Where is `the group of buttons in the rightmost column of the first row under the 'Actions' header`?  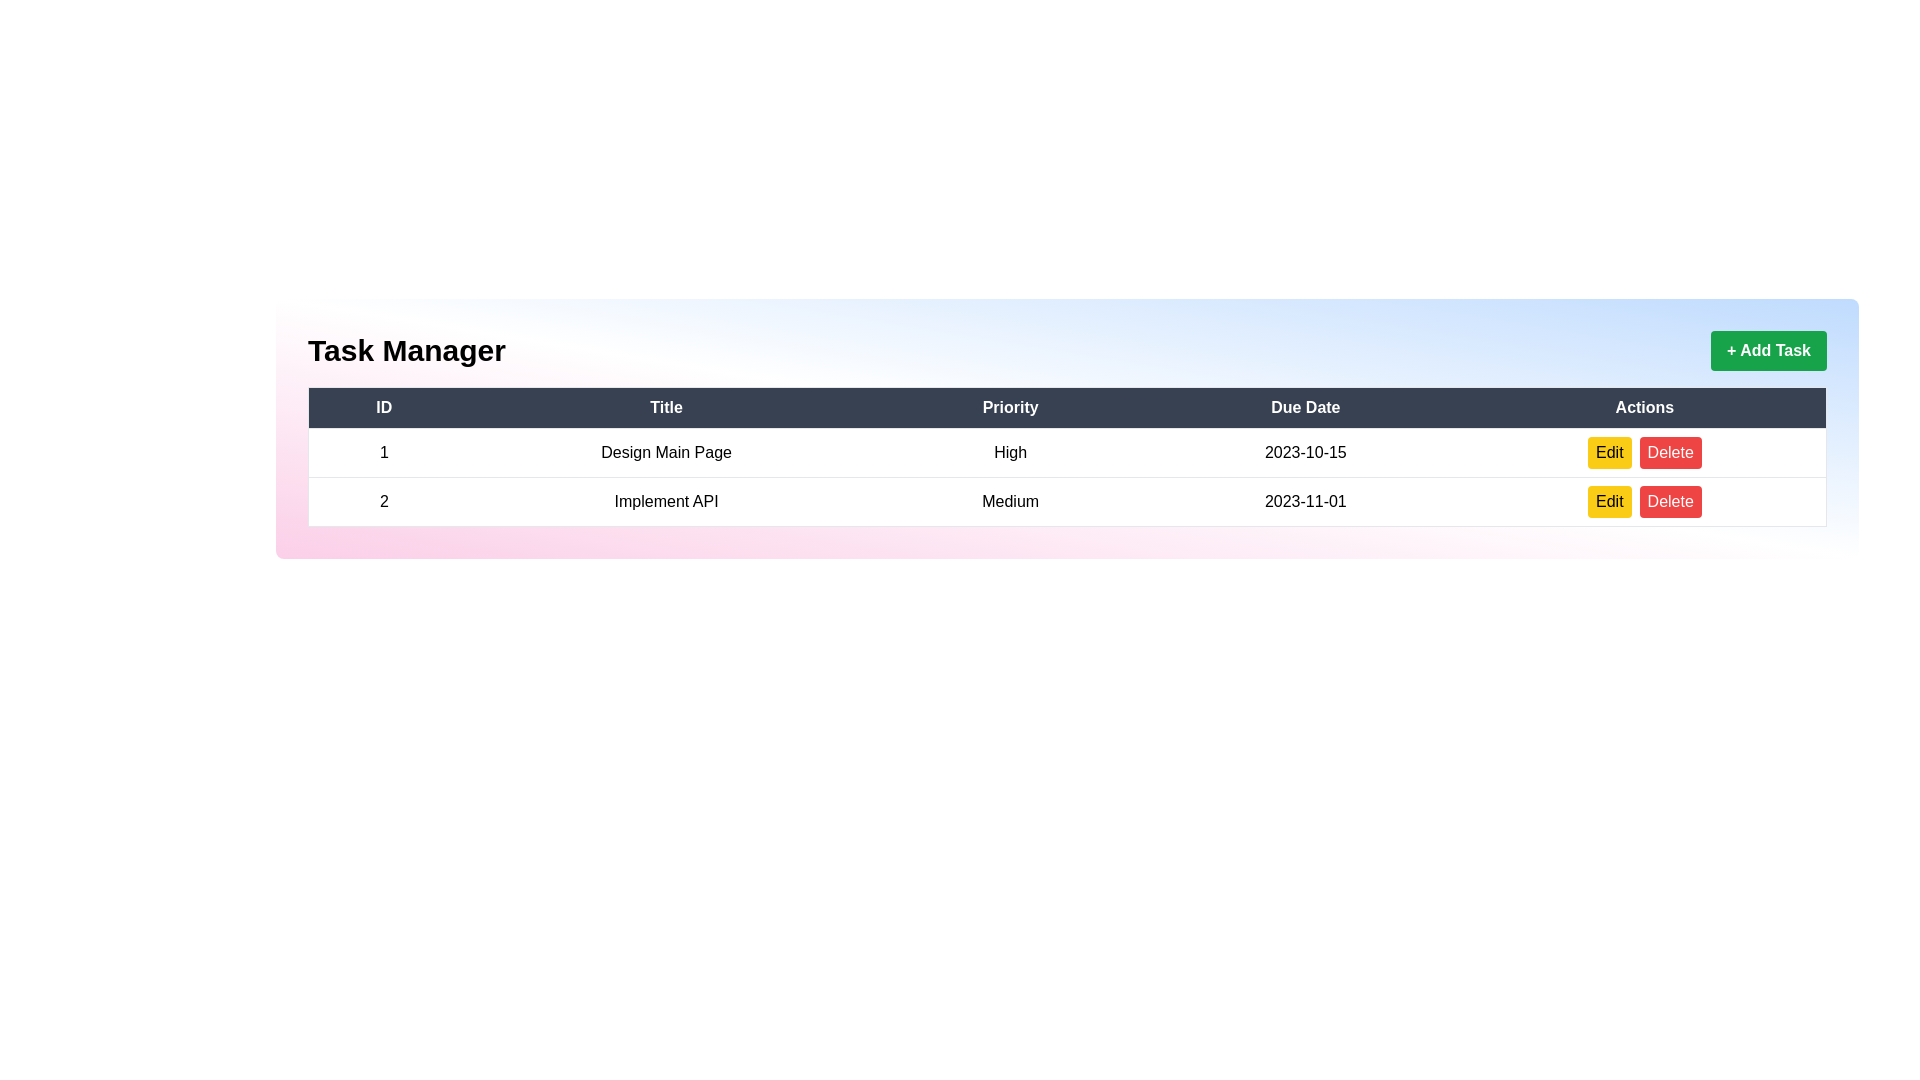 the group of buttons in the rightmost column of the first row under the 'Actions' header is located at coordinates (1645, 452).